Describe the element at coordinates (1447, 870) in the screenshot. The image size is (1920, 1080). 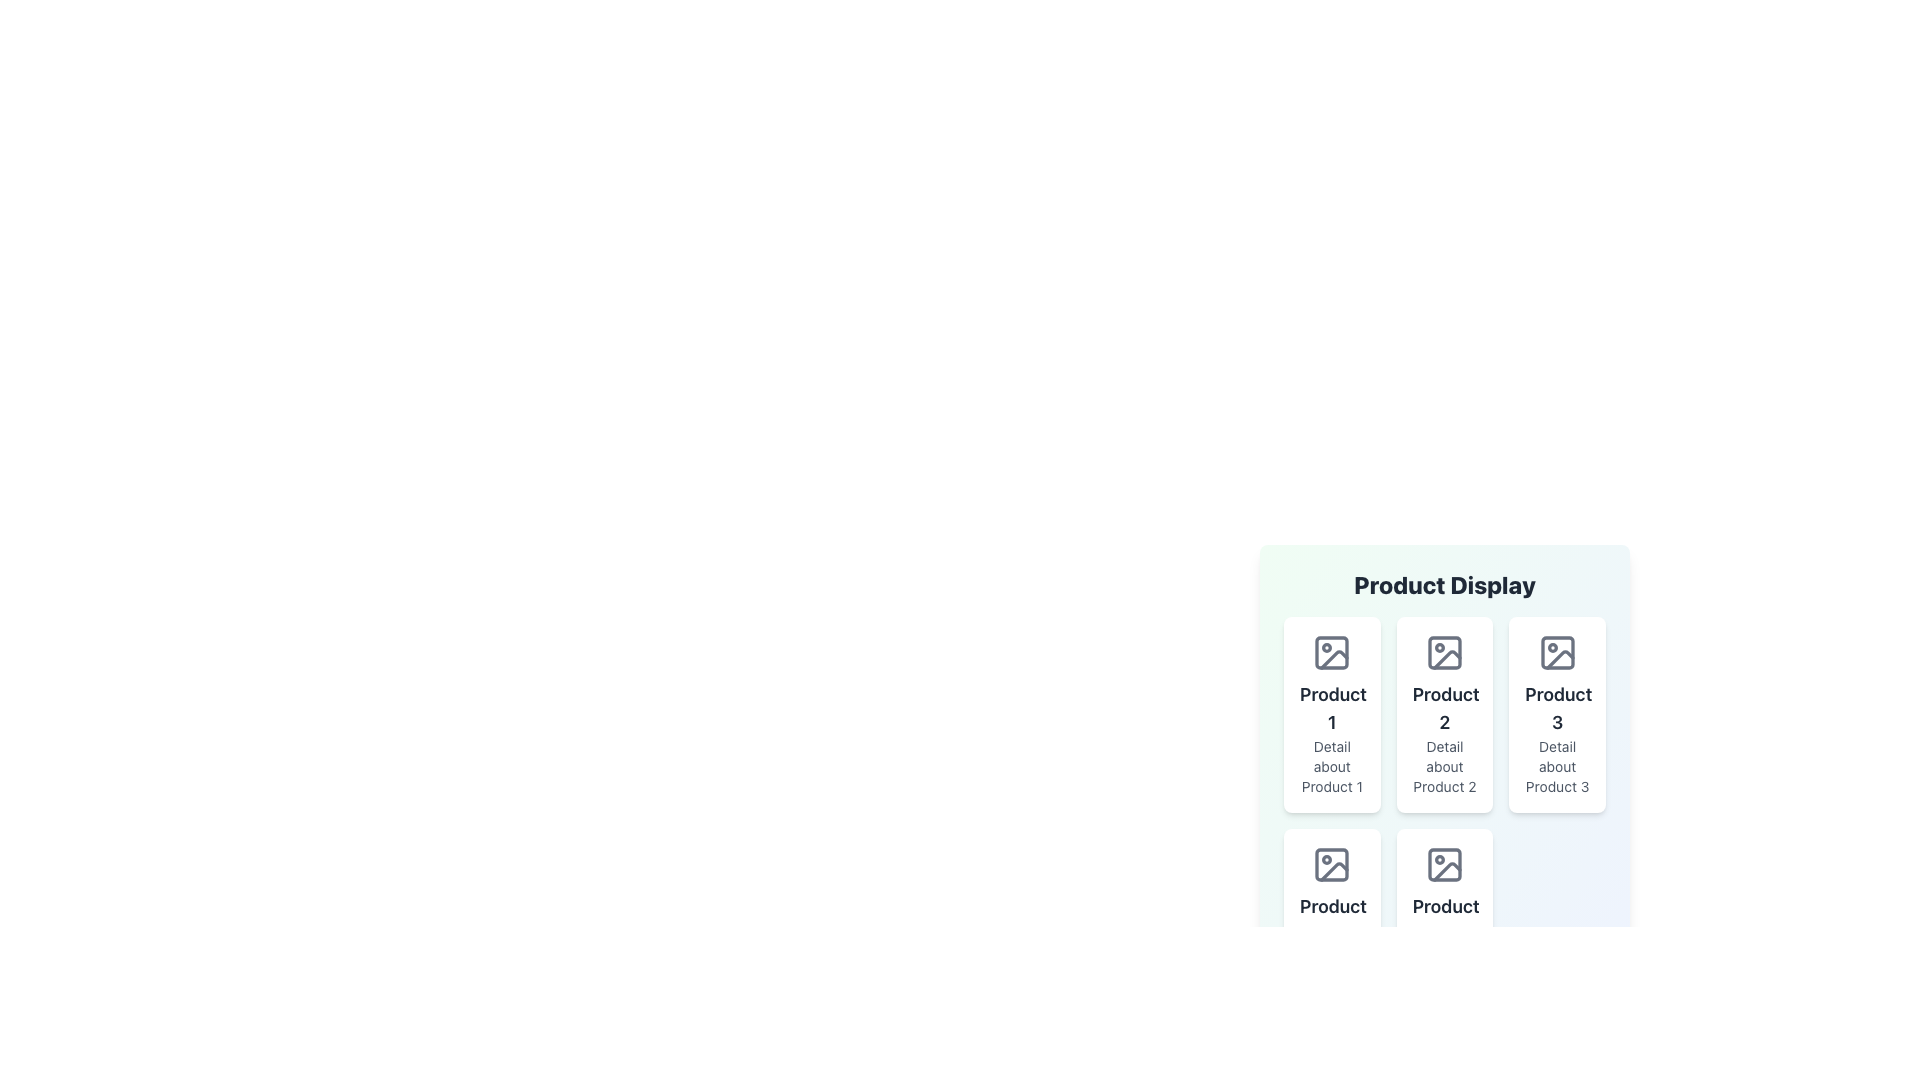
I see `the outlined slanted figure icon located in the second column of the bottom row in the product grid` at that location.